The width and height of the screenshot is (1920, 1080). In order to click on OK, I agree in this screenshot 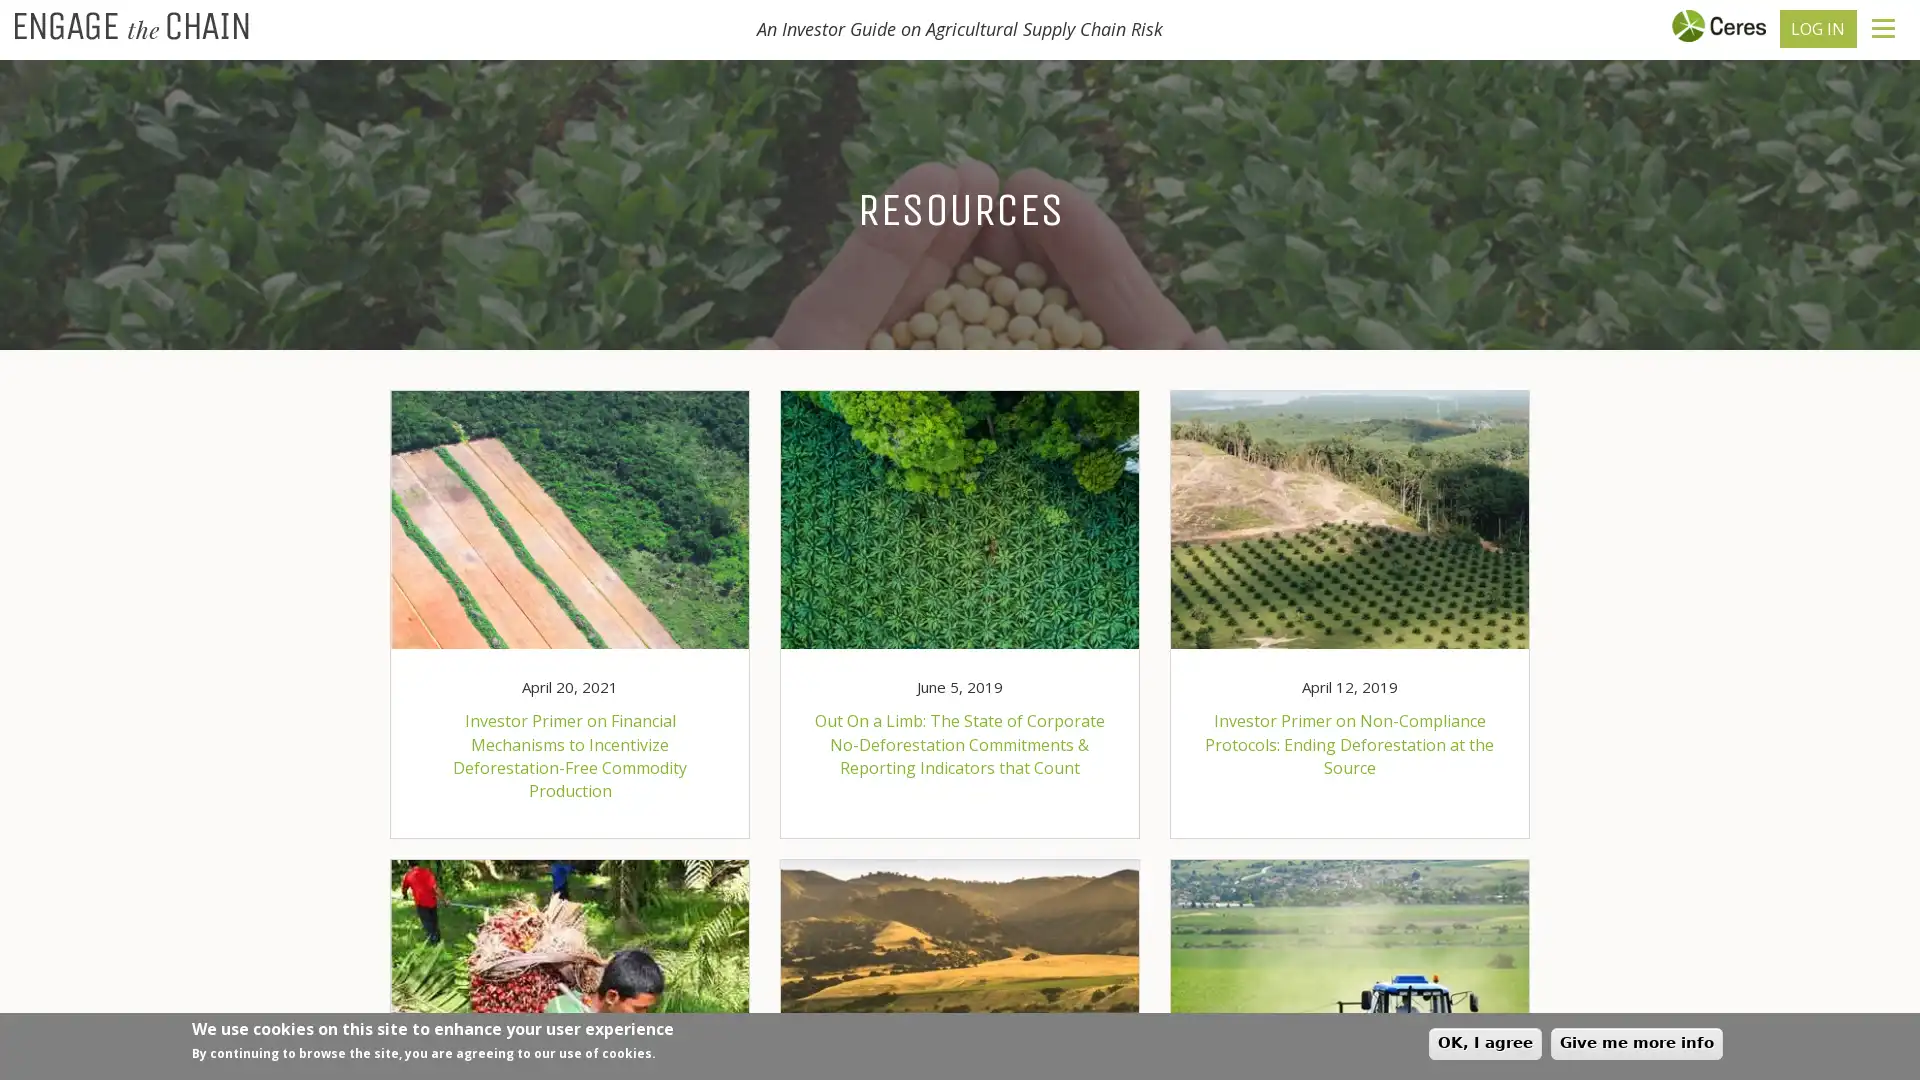, I will do `click(1485, 1042)`.